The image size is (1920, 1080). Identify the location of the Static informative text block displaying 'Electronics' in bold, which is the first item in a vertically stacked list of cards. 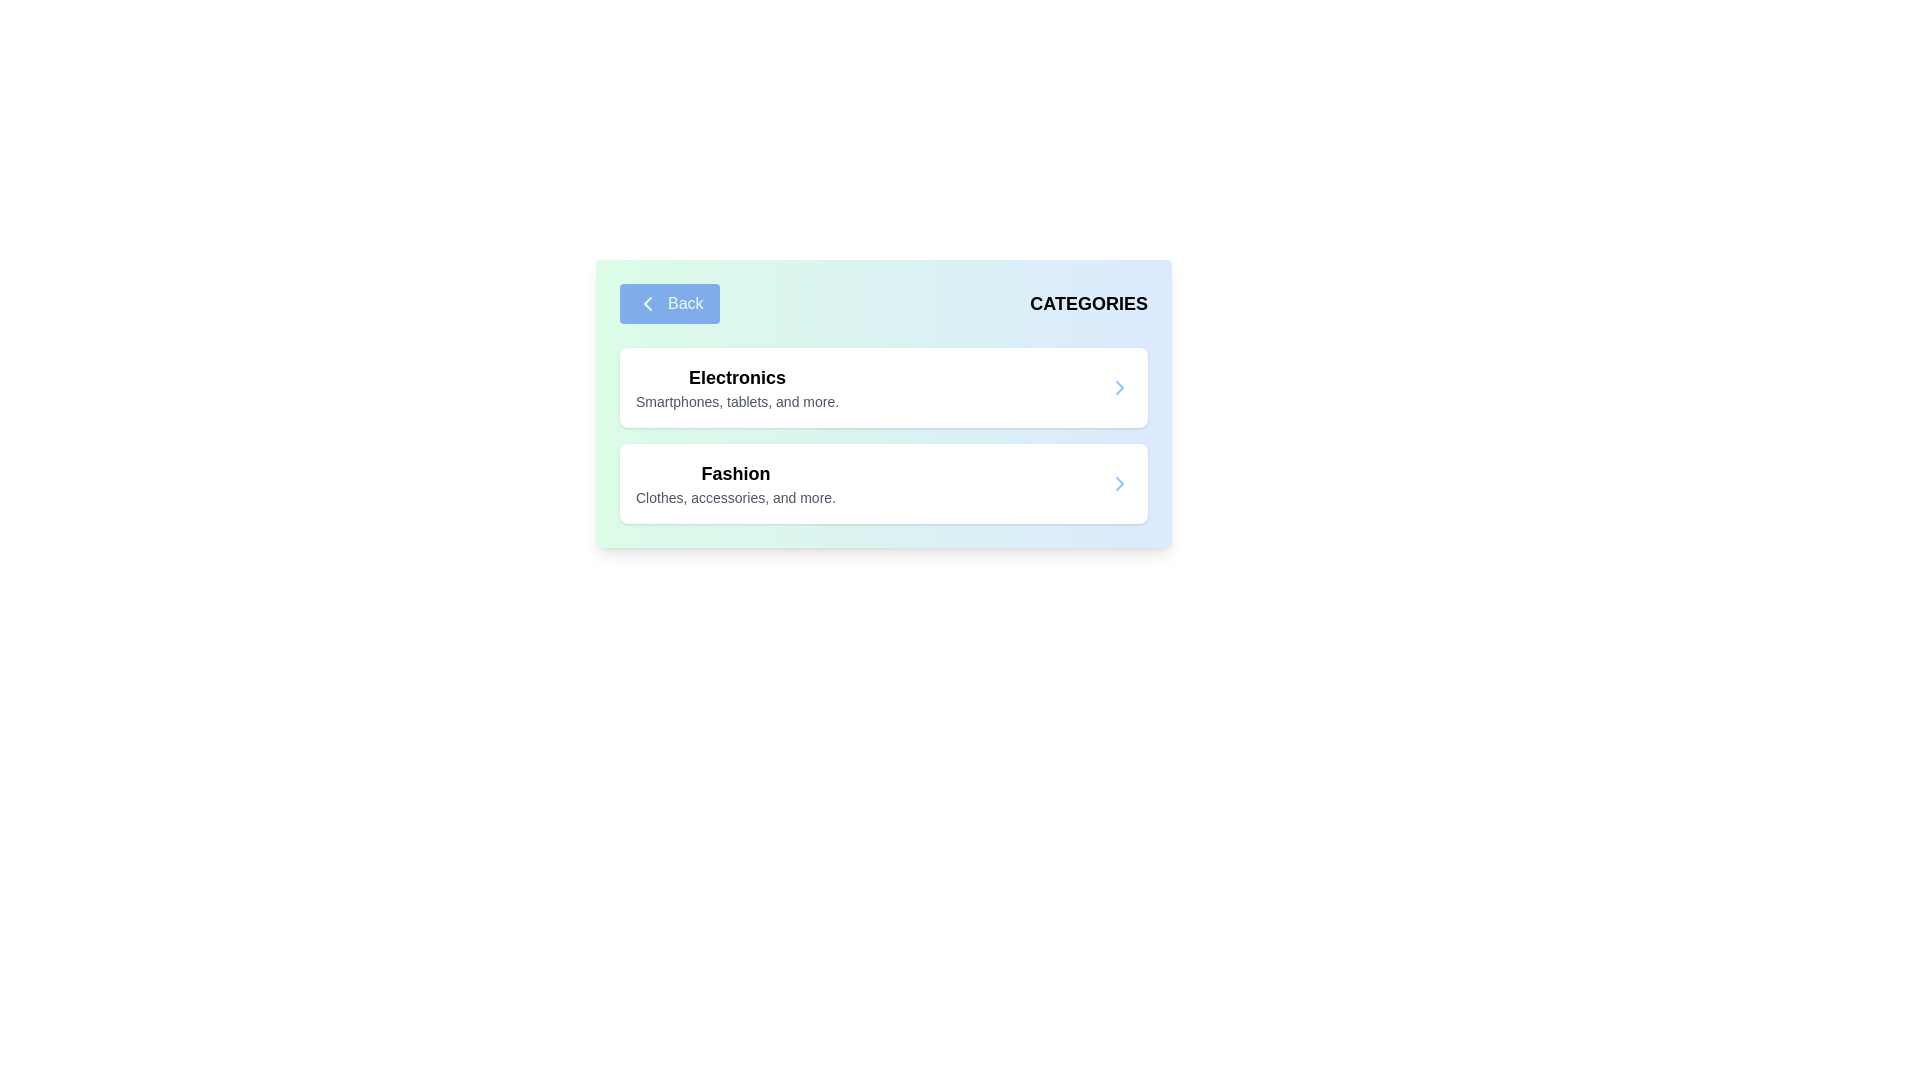
(736, 388).